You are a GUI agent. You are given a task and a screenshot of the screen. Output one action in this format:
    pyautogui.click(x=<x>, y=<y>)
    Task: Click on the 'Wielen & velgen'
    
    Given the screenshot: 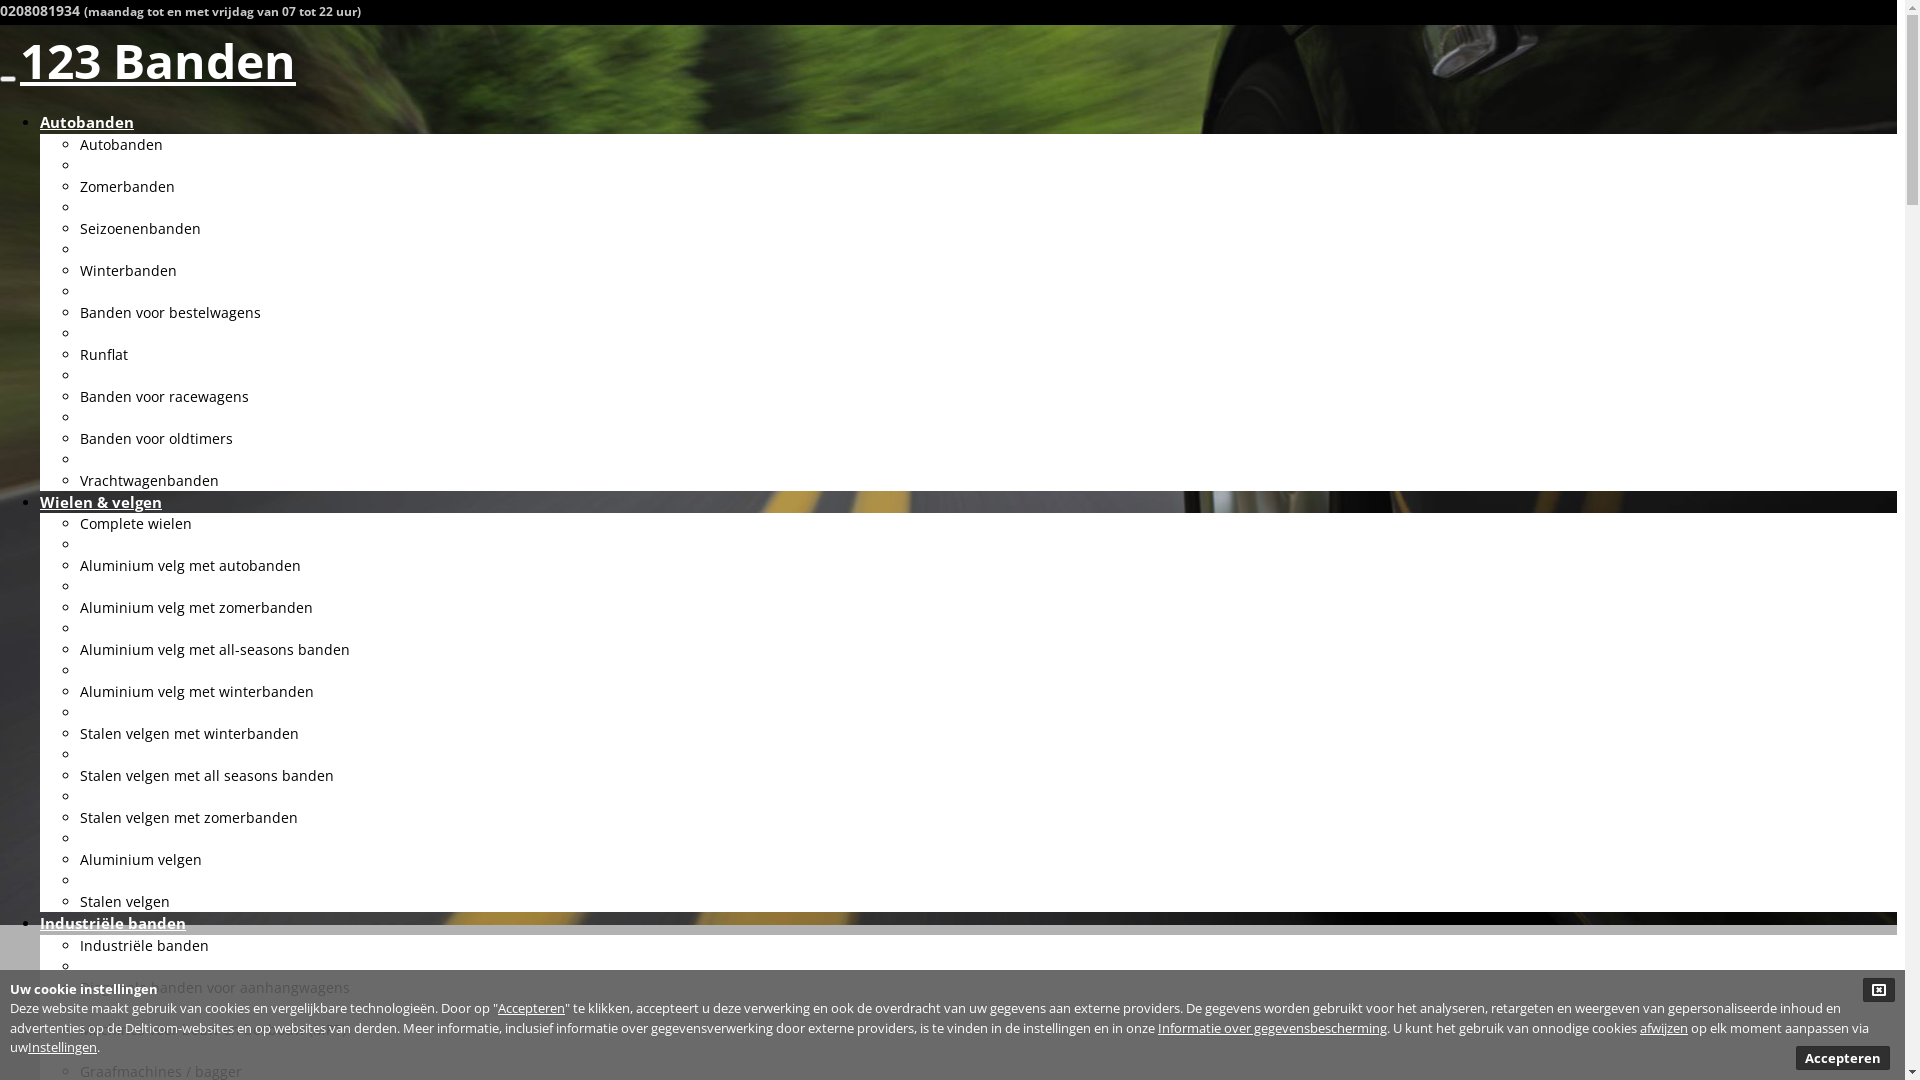 What is the action you would take?
    pyautogui.click(x=99, y=500)
    